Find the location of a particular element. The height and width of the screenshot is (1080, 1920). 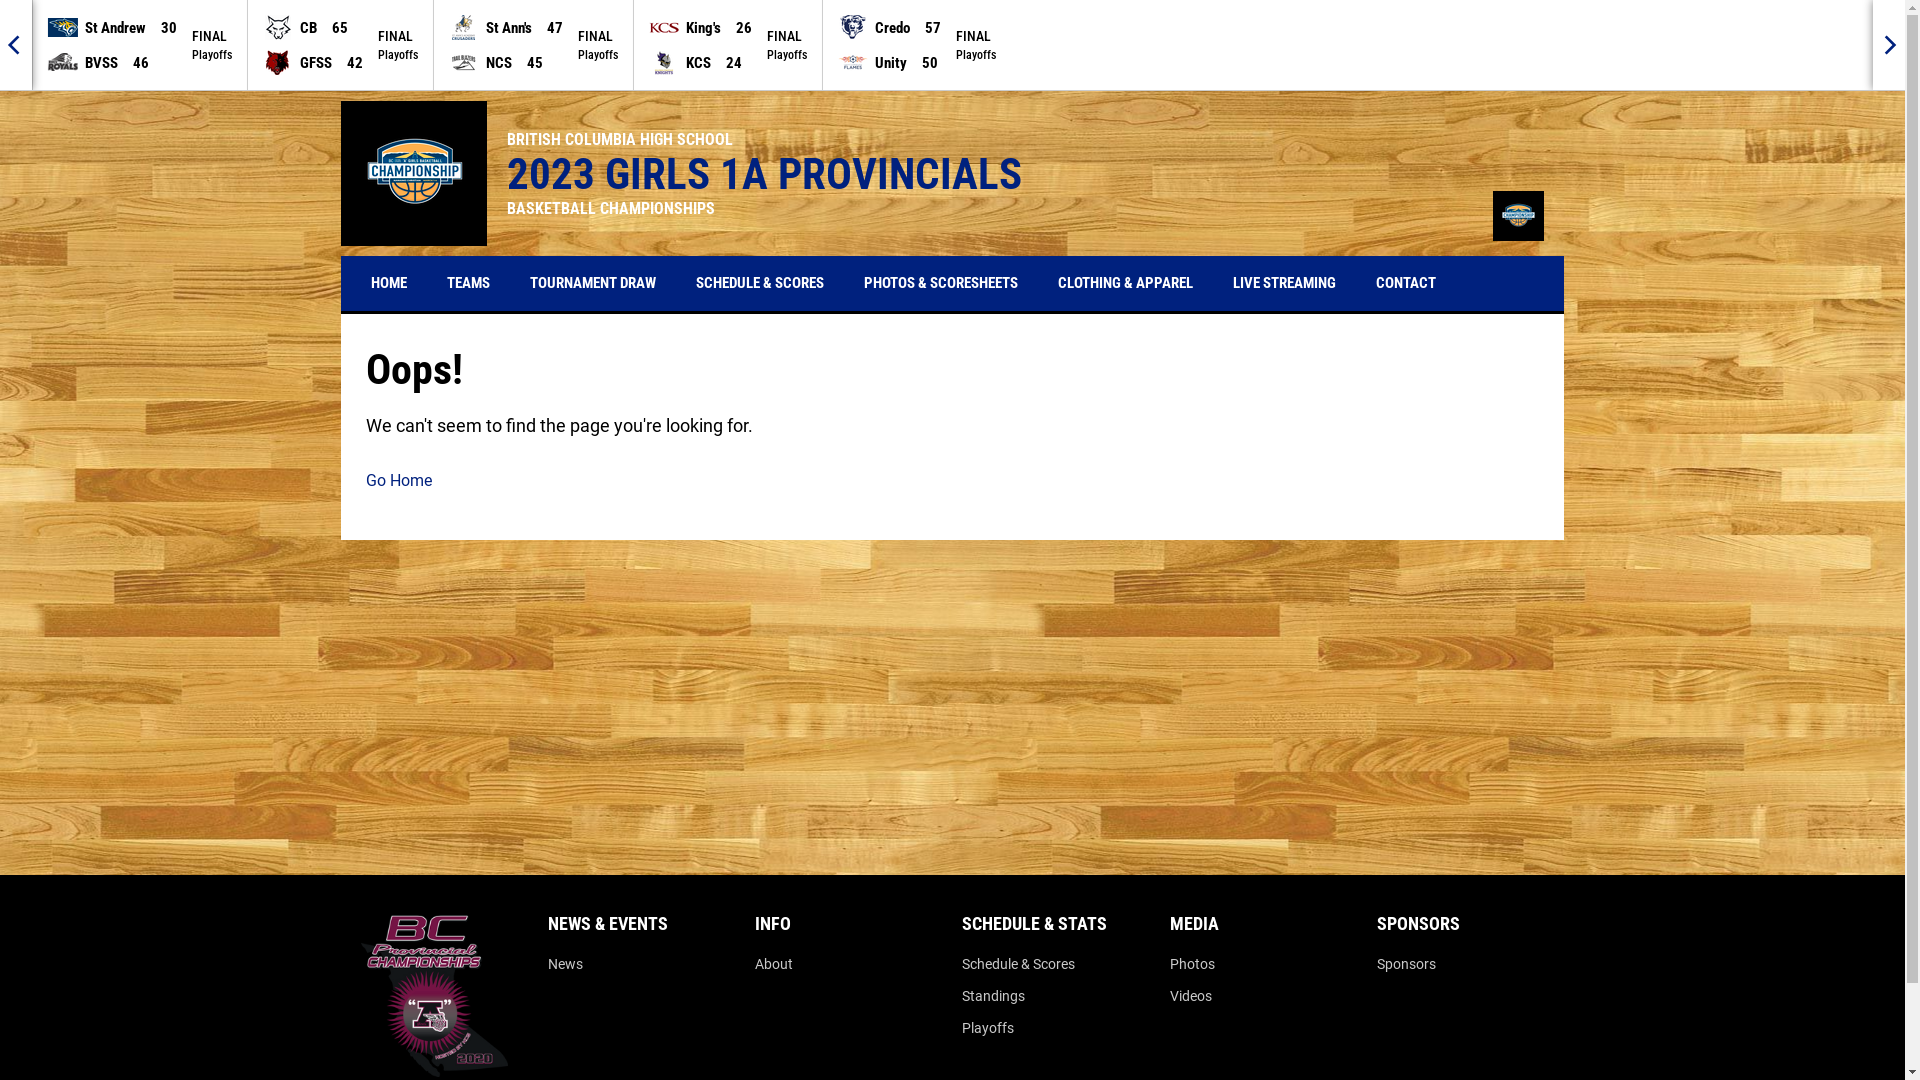

'News' is located at coordinates (564, 963).